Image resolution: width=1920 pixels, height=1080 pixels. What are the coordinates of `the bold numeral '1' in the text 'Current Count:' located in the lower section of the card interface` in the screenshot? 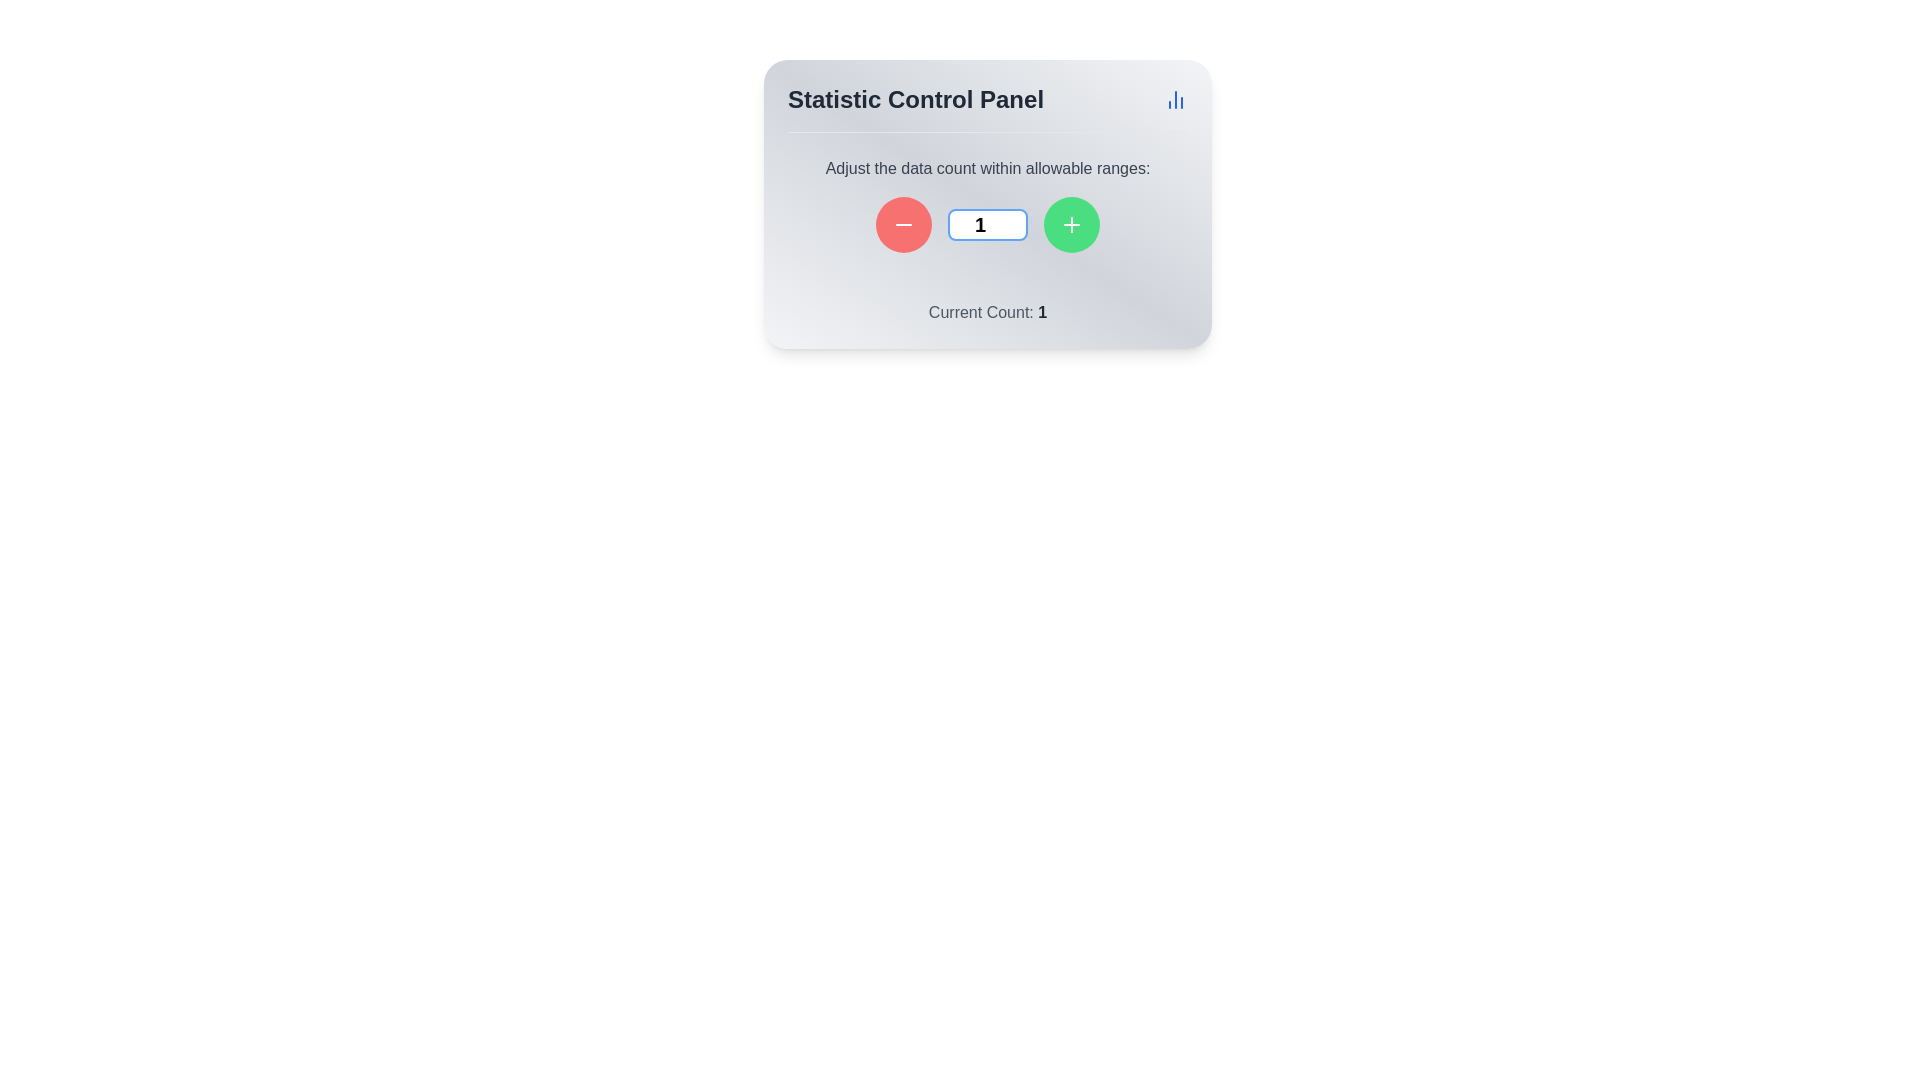 It's located at (1041, 312).